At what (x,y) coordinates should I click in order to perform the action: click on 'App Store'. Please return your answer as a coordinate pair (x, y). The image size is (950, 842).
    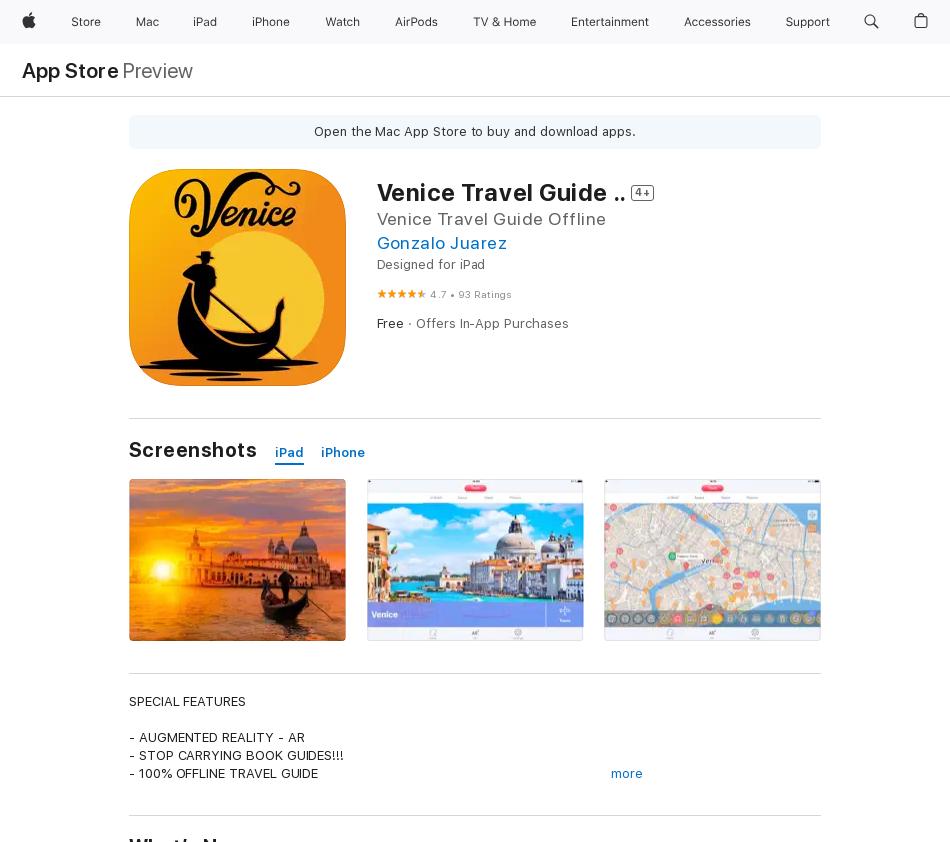
    Looking at the image, I should click on (70, 69).